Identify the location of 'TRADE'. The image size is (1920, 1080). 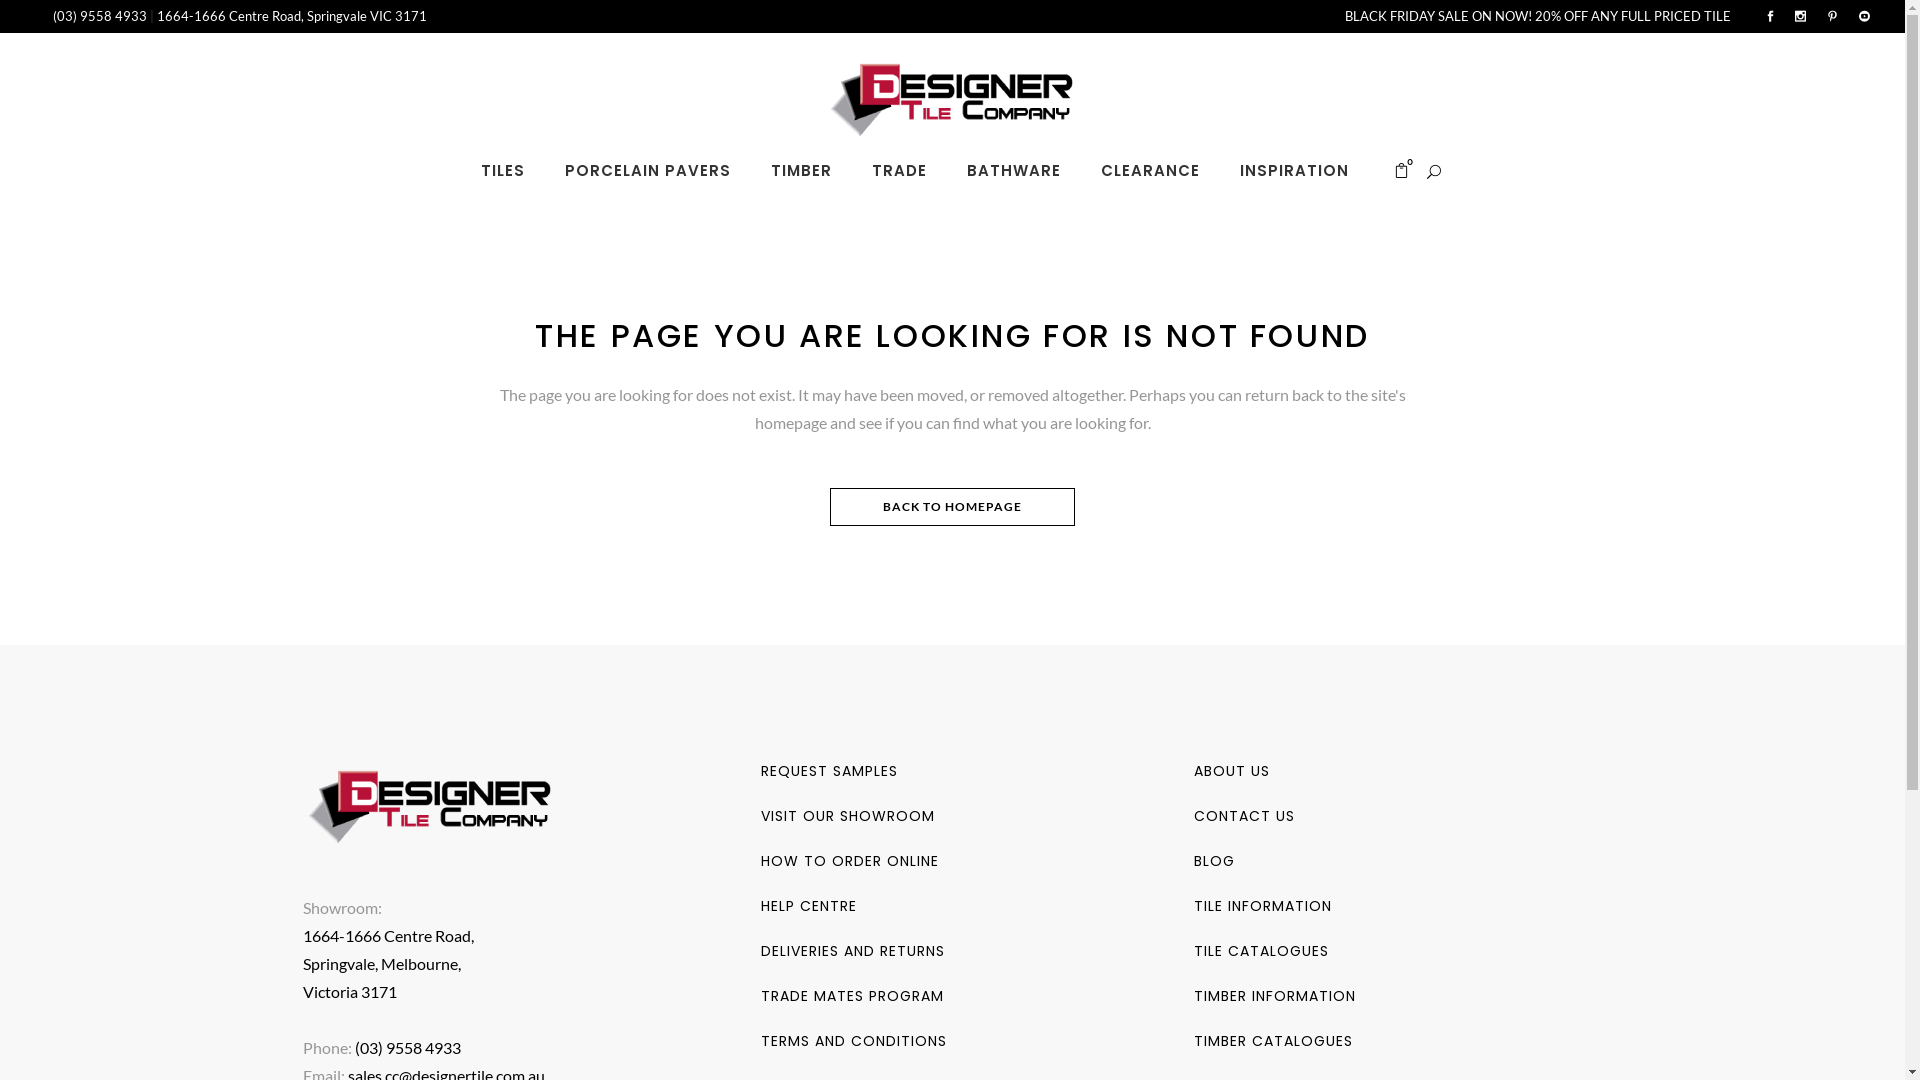
(898, 169).